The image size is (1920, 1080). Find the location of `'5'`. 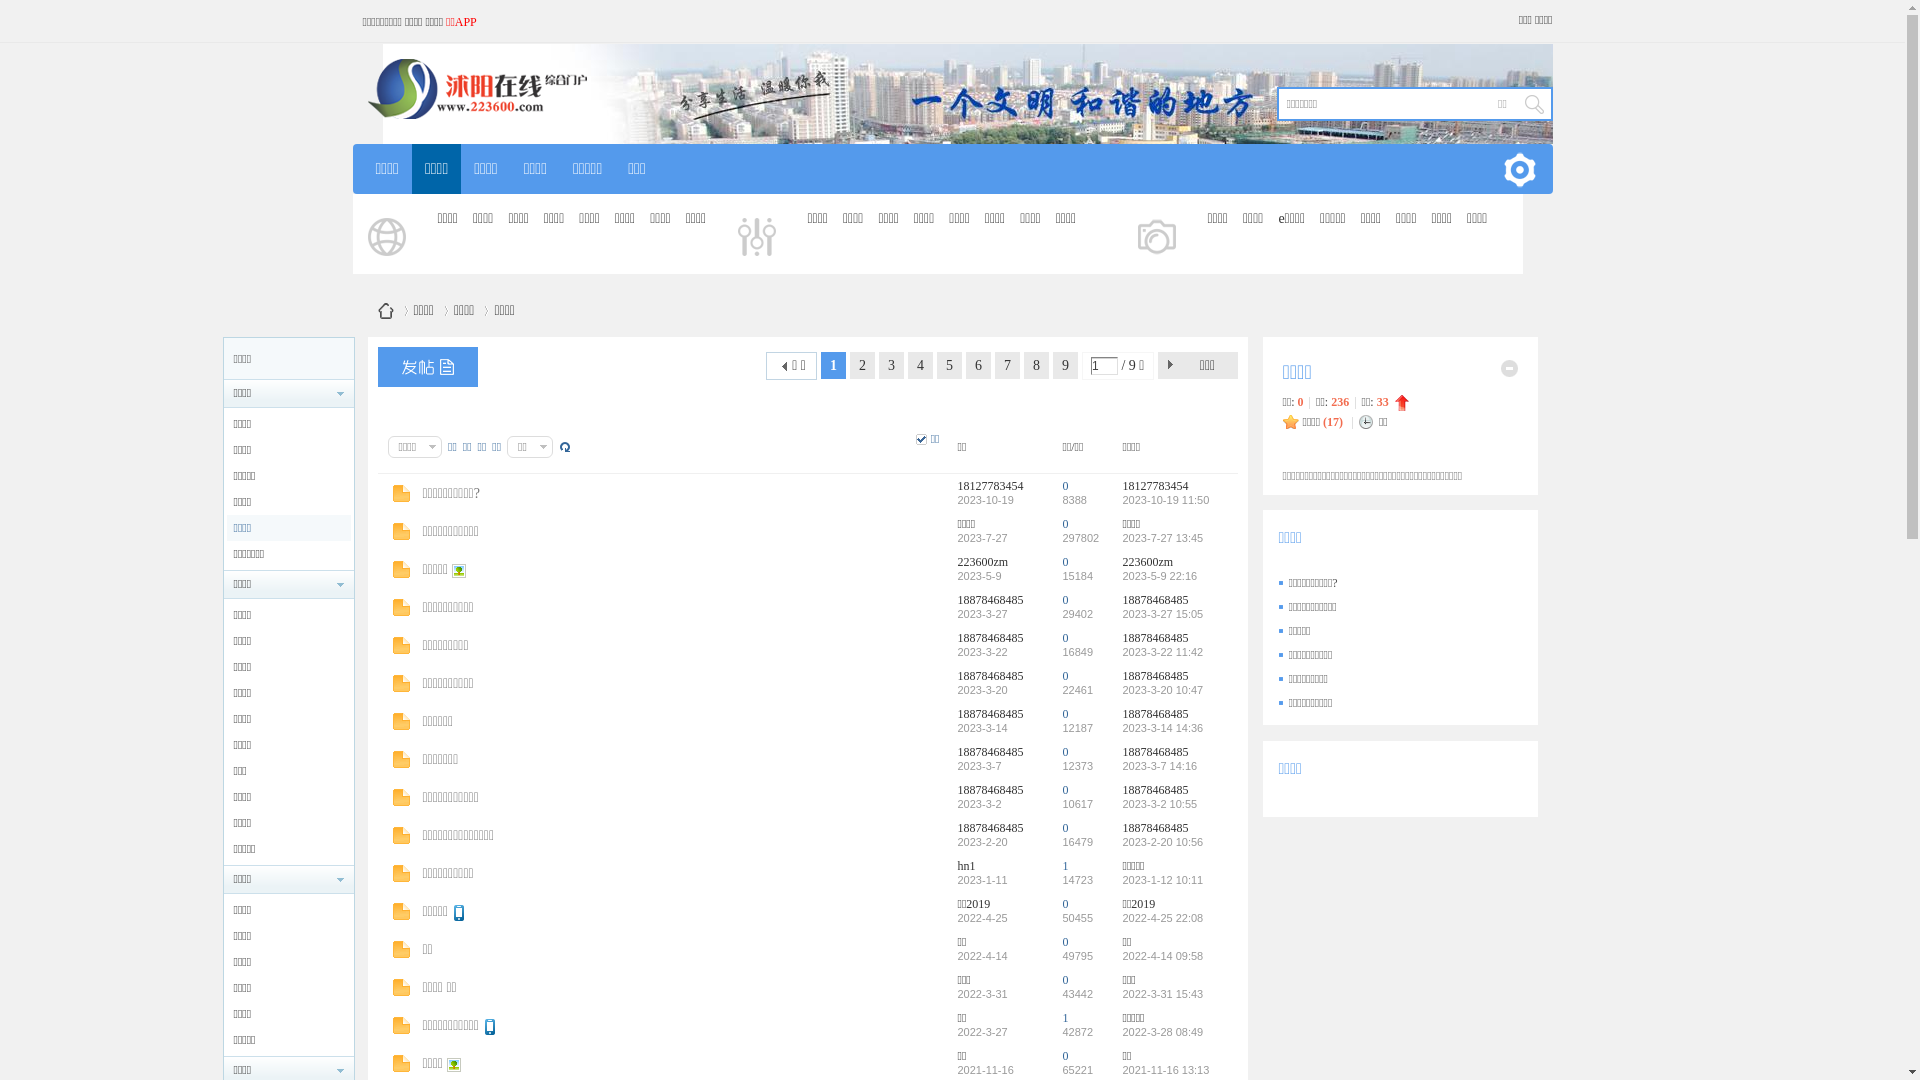

'5' is located at coordinates (948, 365).